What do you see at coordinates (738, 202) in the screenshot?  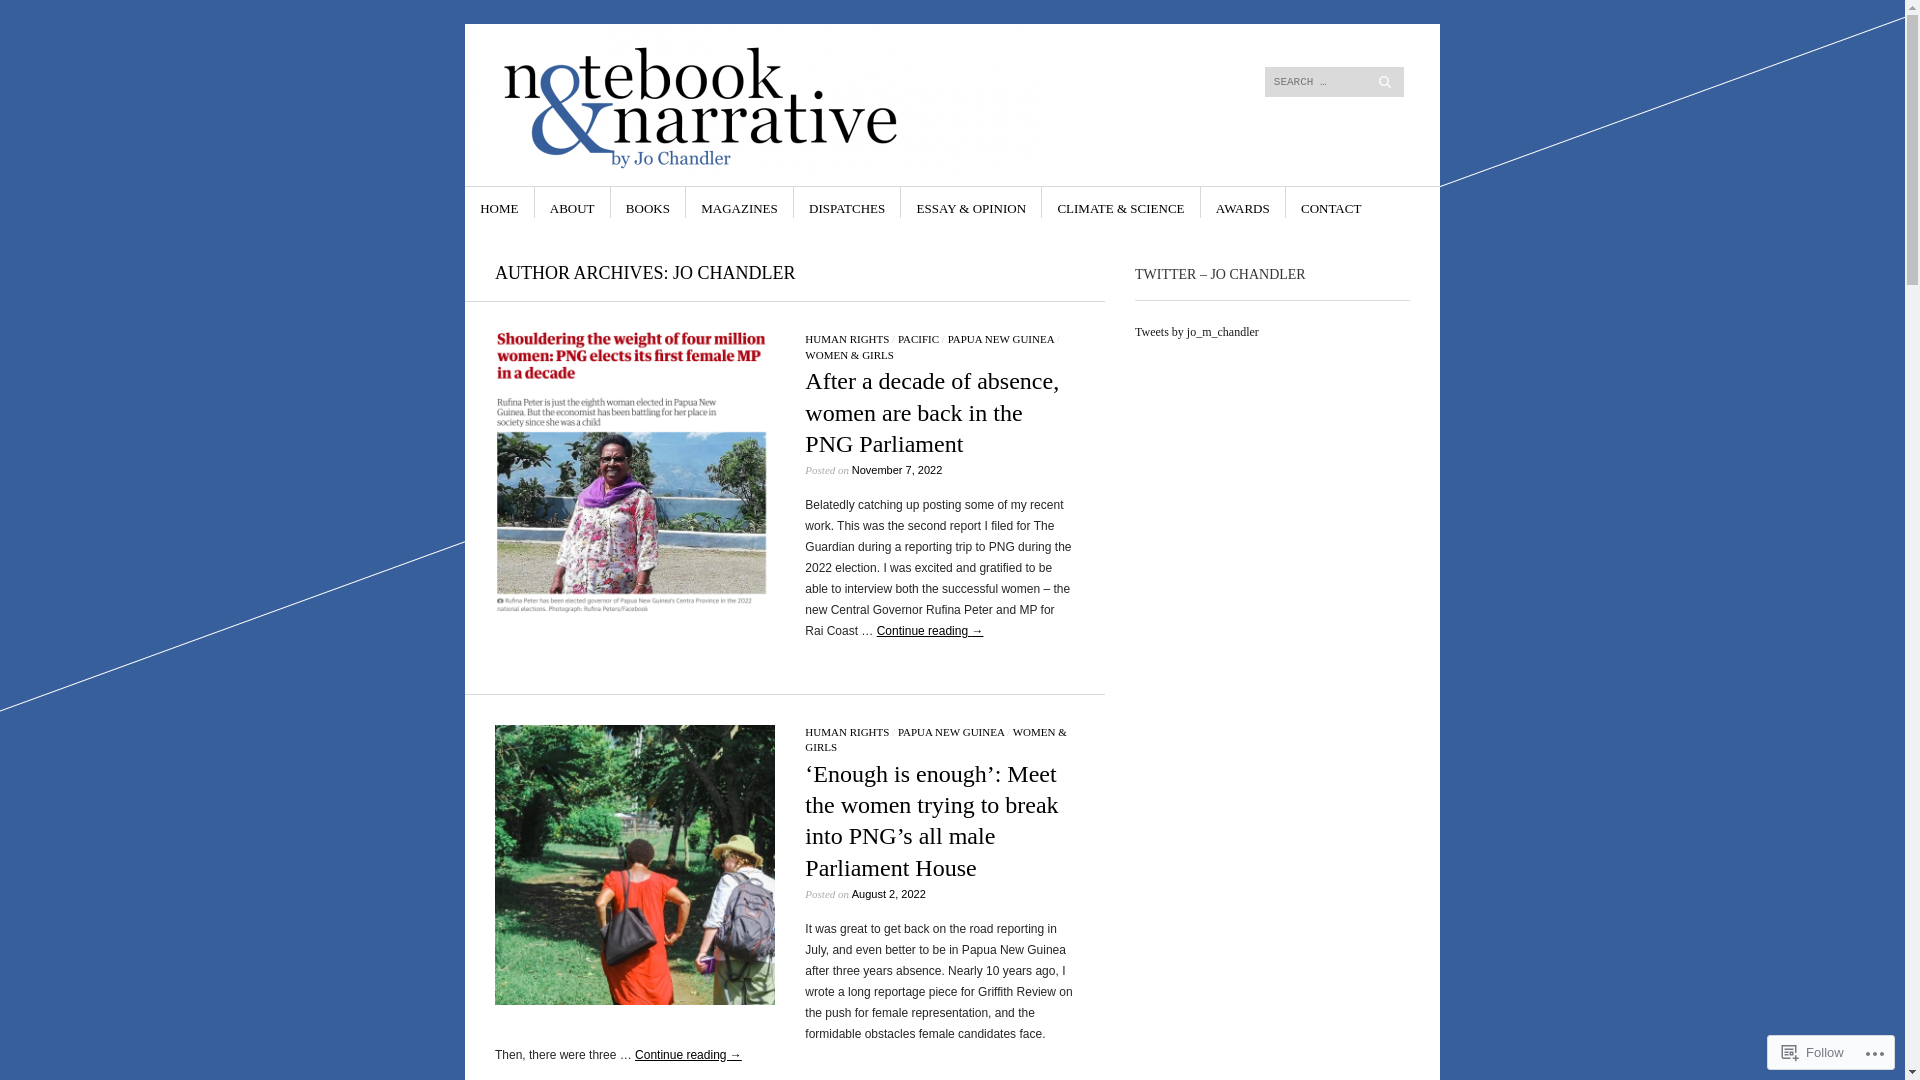 I see `'MAGAZINES'` at bounding box center [738, 202].